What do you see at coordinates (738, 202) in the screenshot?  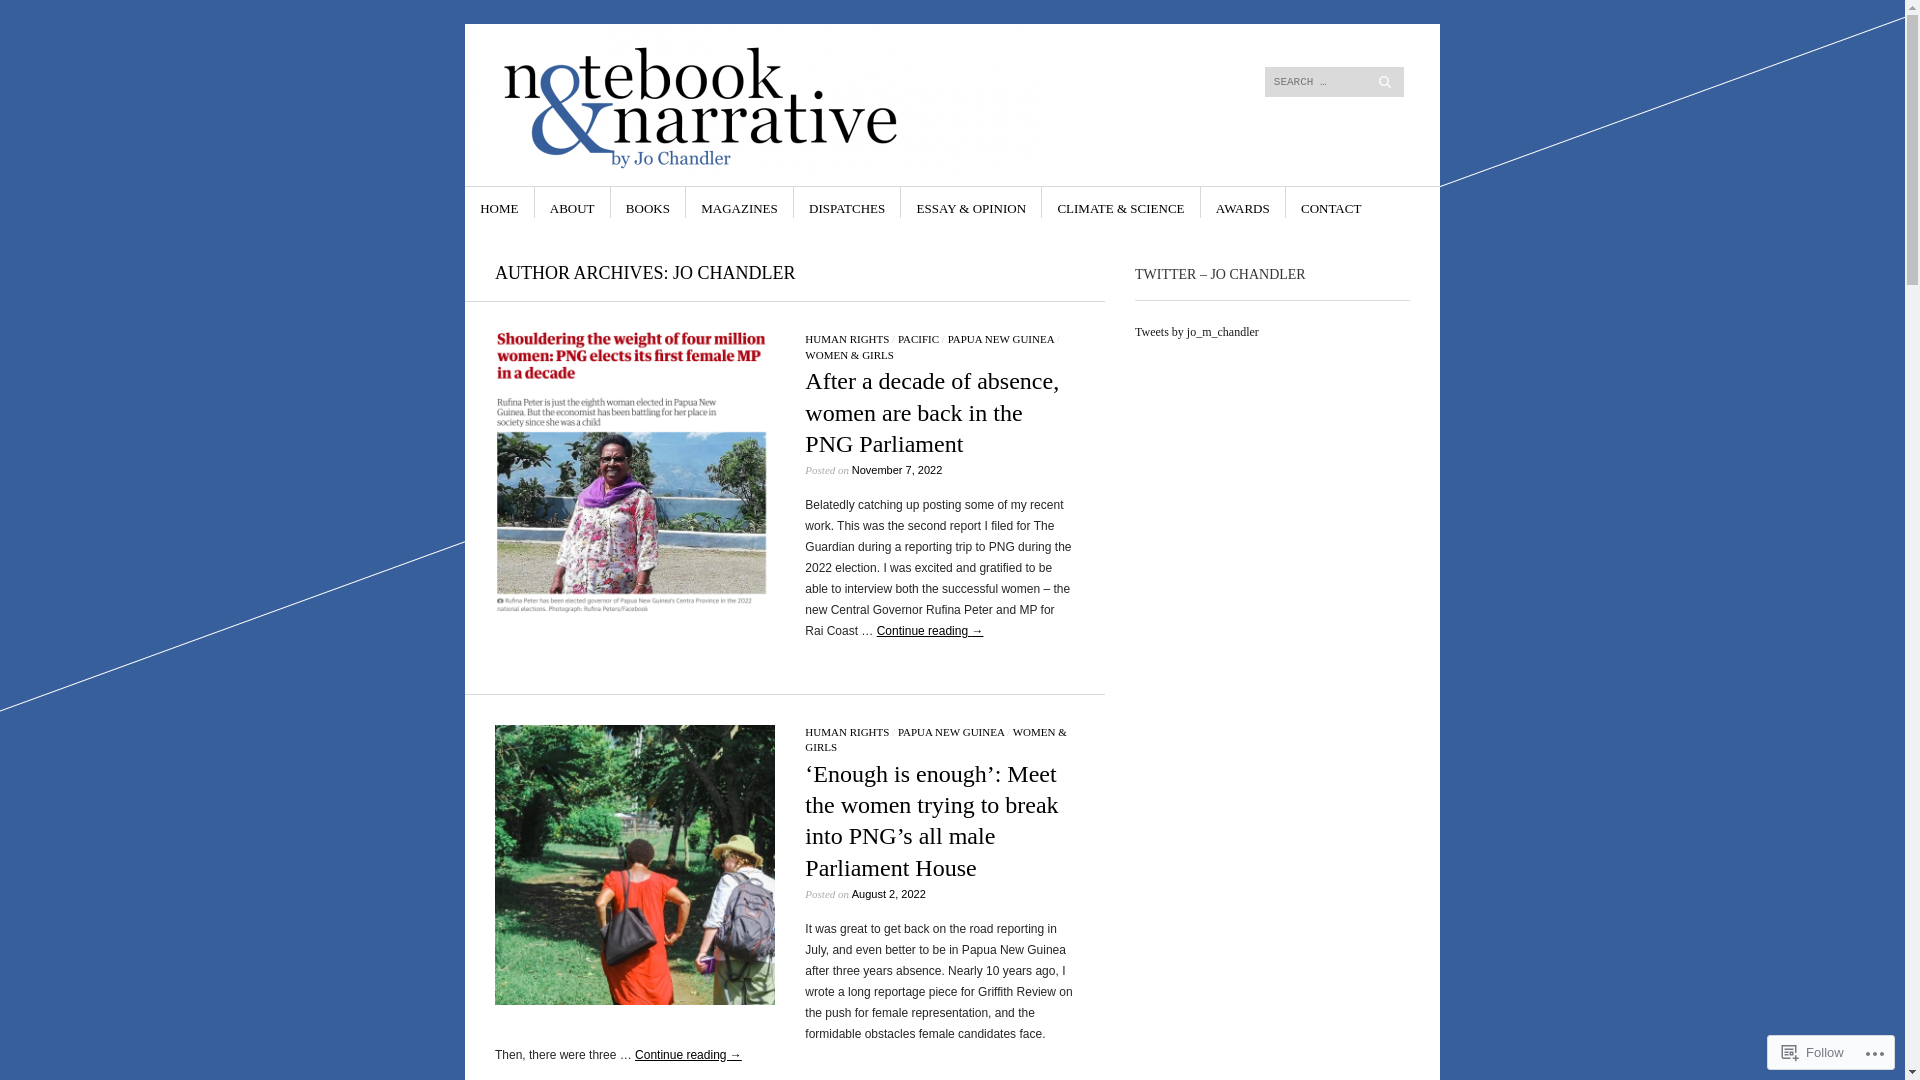 I see `'MAGAZINES'` at bounding box center [738, 202].